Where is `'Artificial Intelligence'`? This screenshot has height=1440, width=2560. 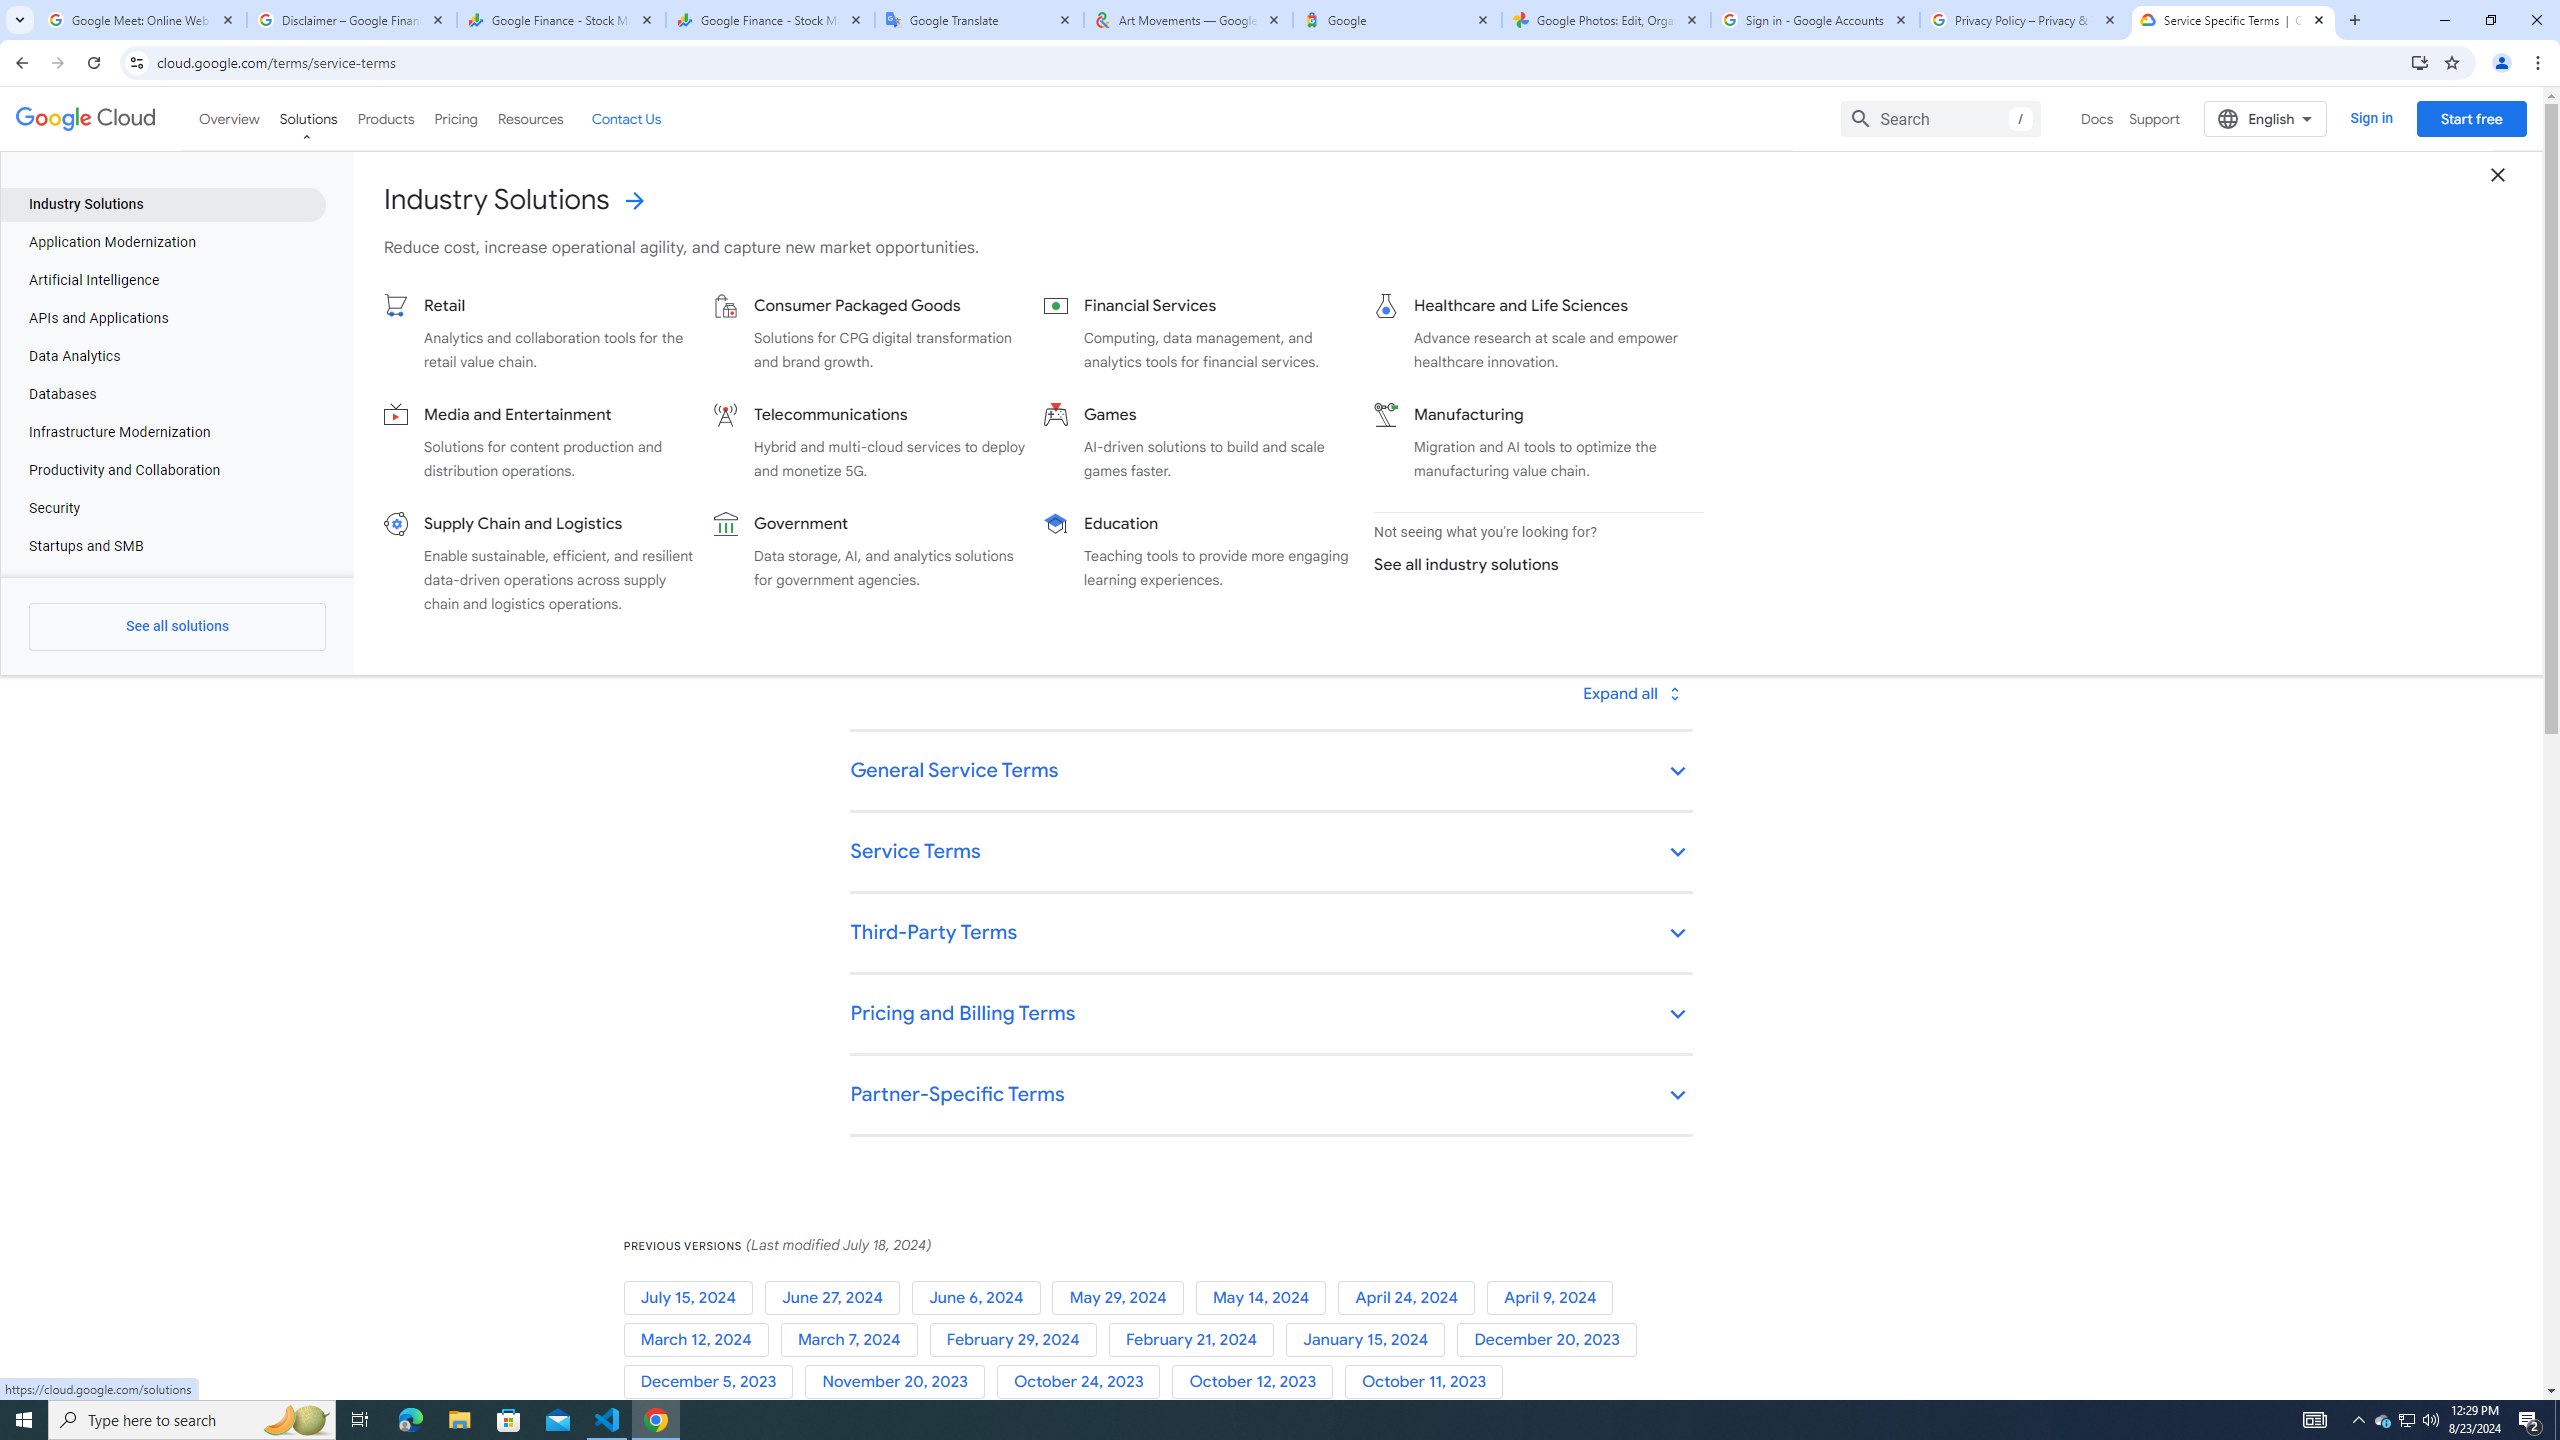 'Artificial Intelligence' is located at coordinates (162, 279).